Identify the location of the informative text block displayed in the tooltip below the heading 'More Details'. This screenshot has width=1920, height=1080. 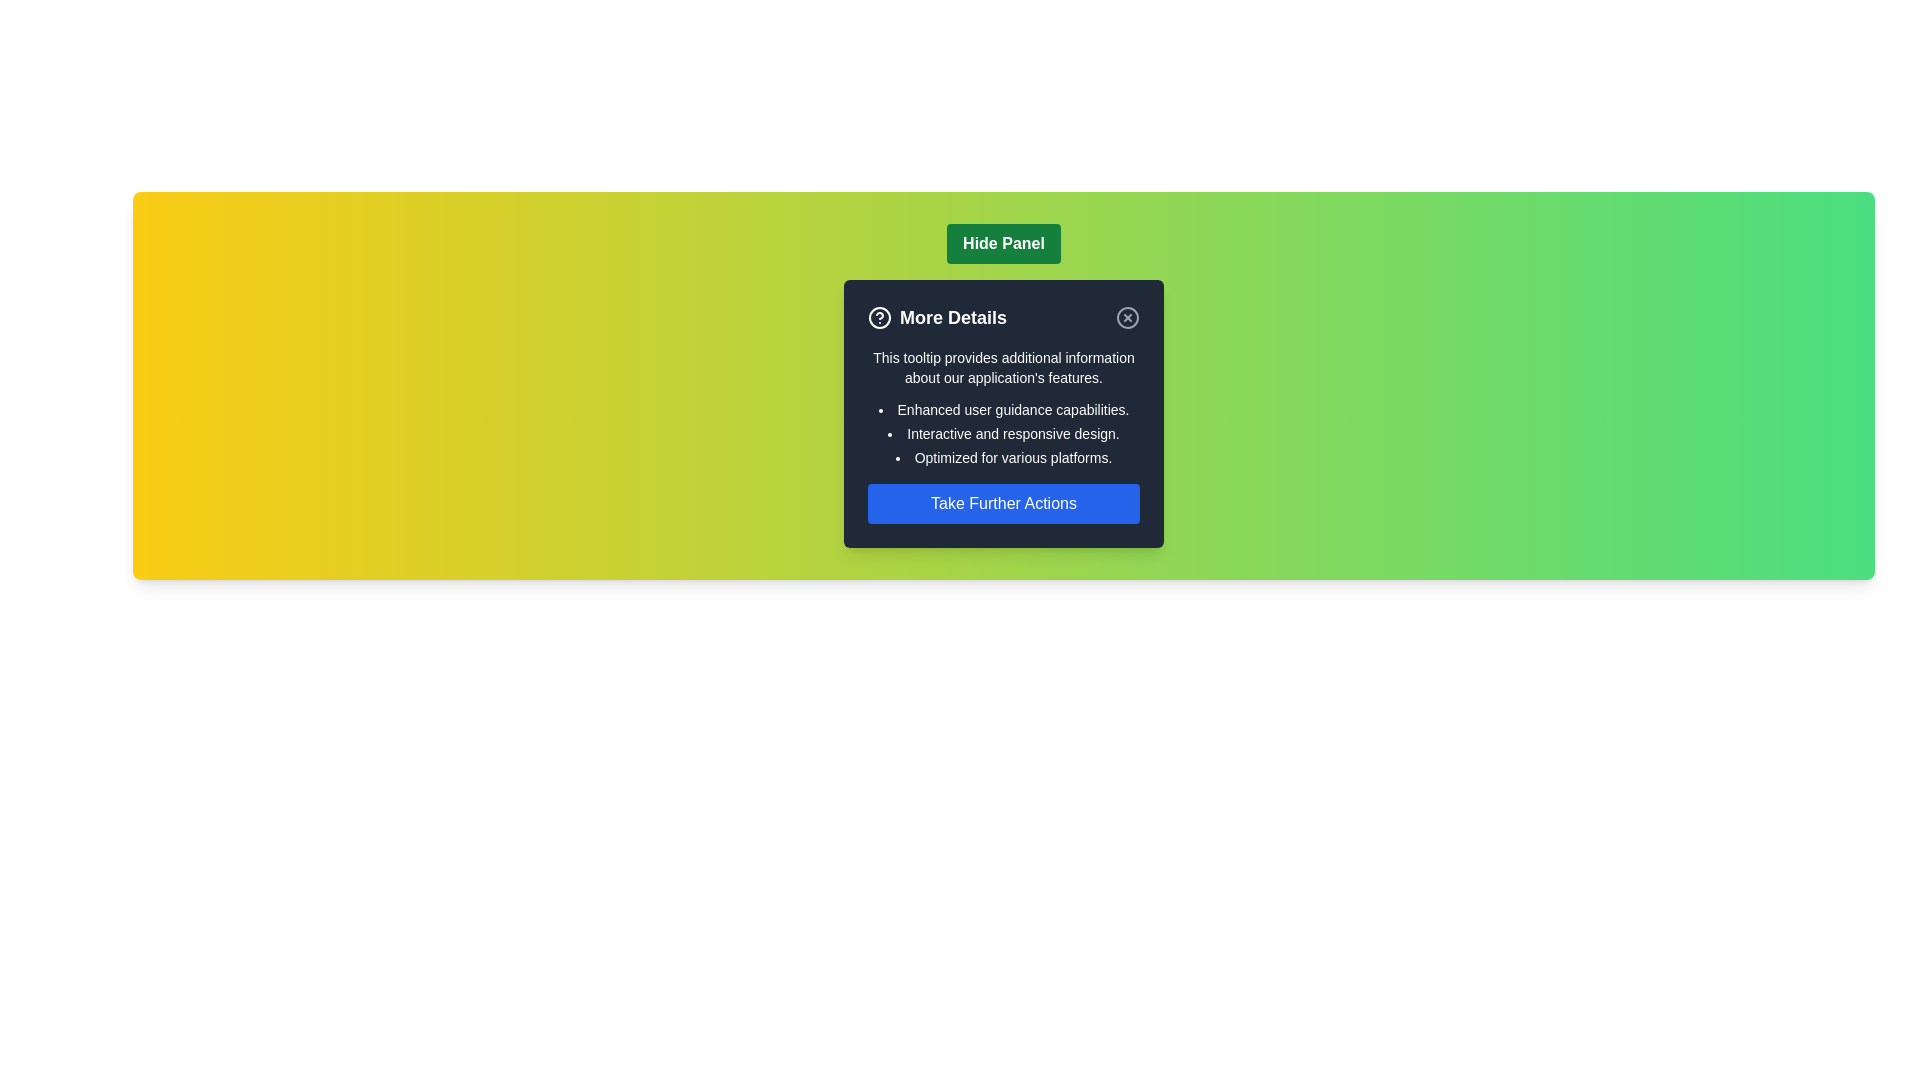
(1003, 367).